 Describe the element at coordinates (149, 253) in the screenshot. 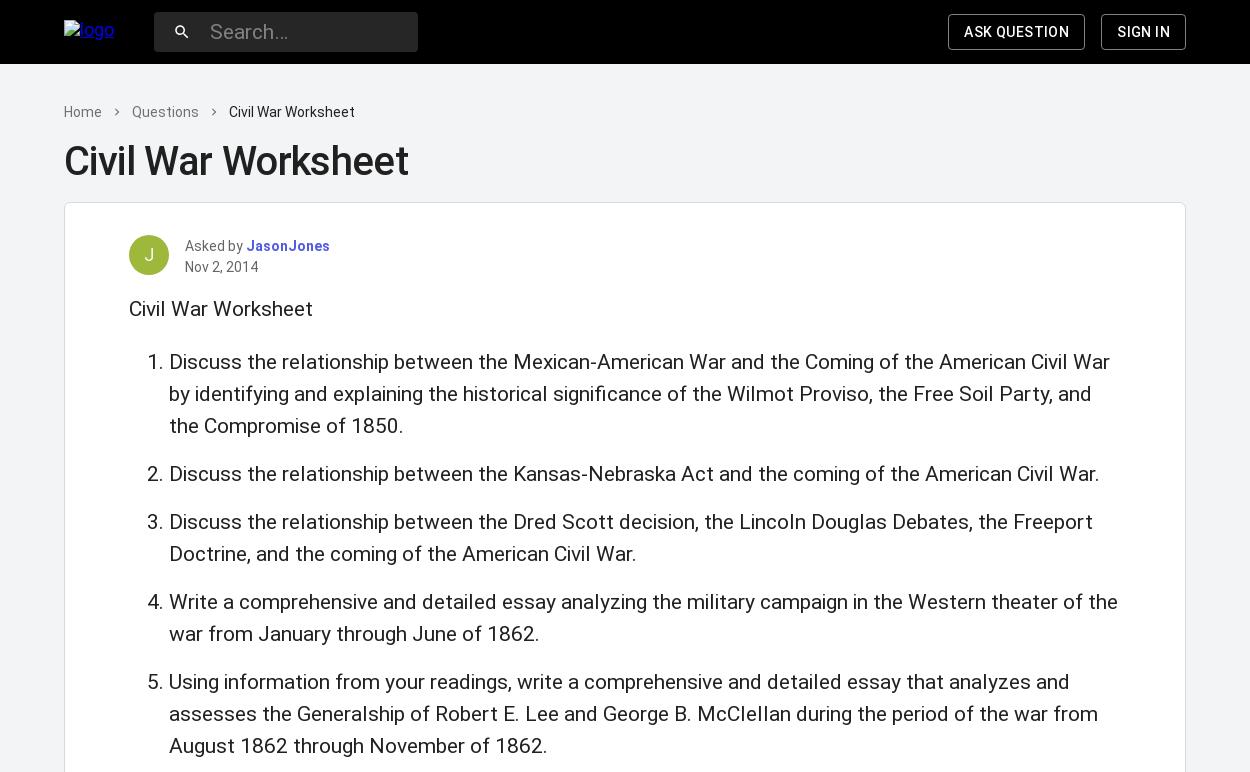

I see `'J'` at that location.